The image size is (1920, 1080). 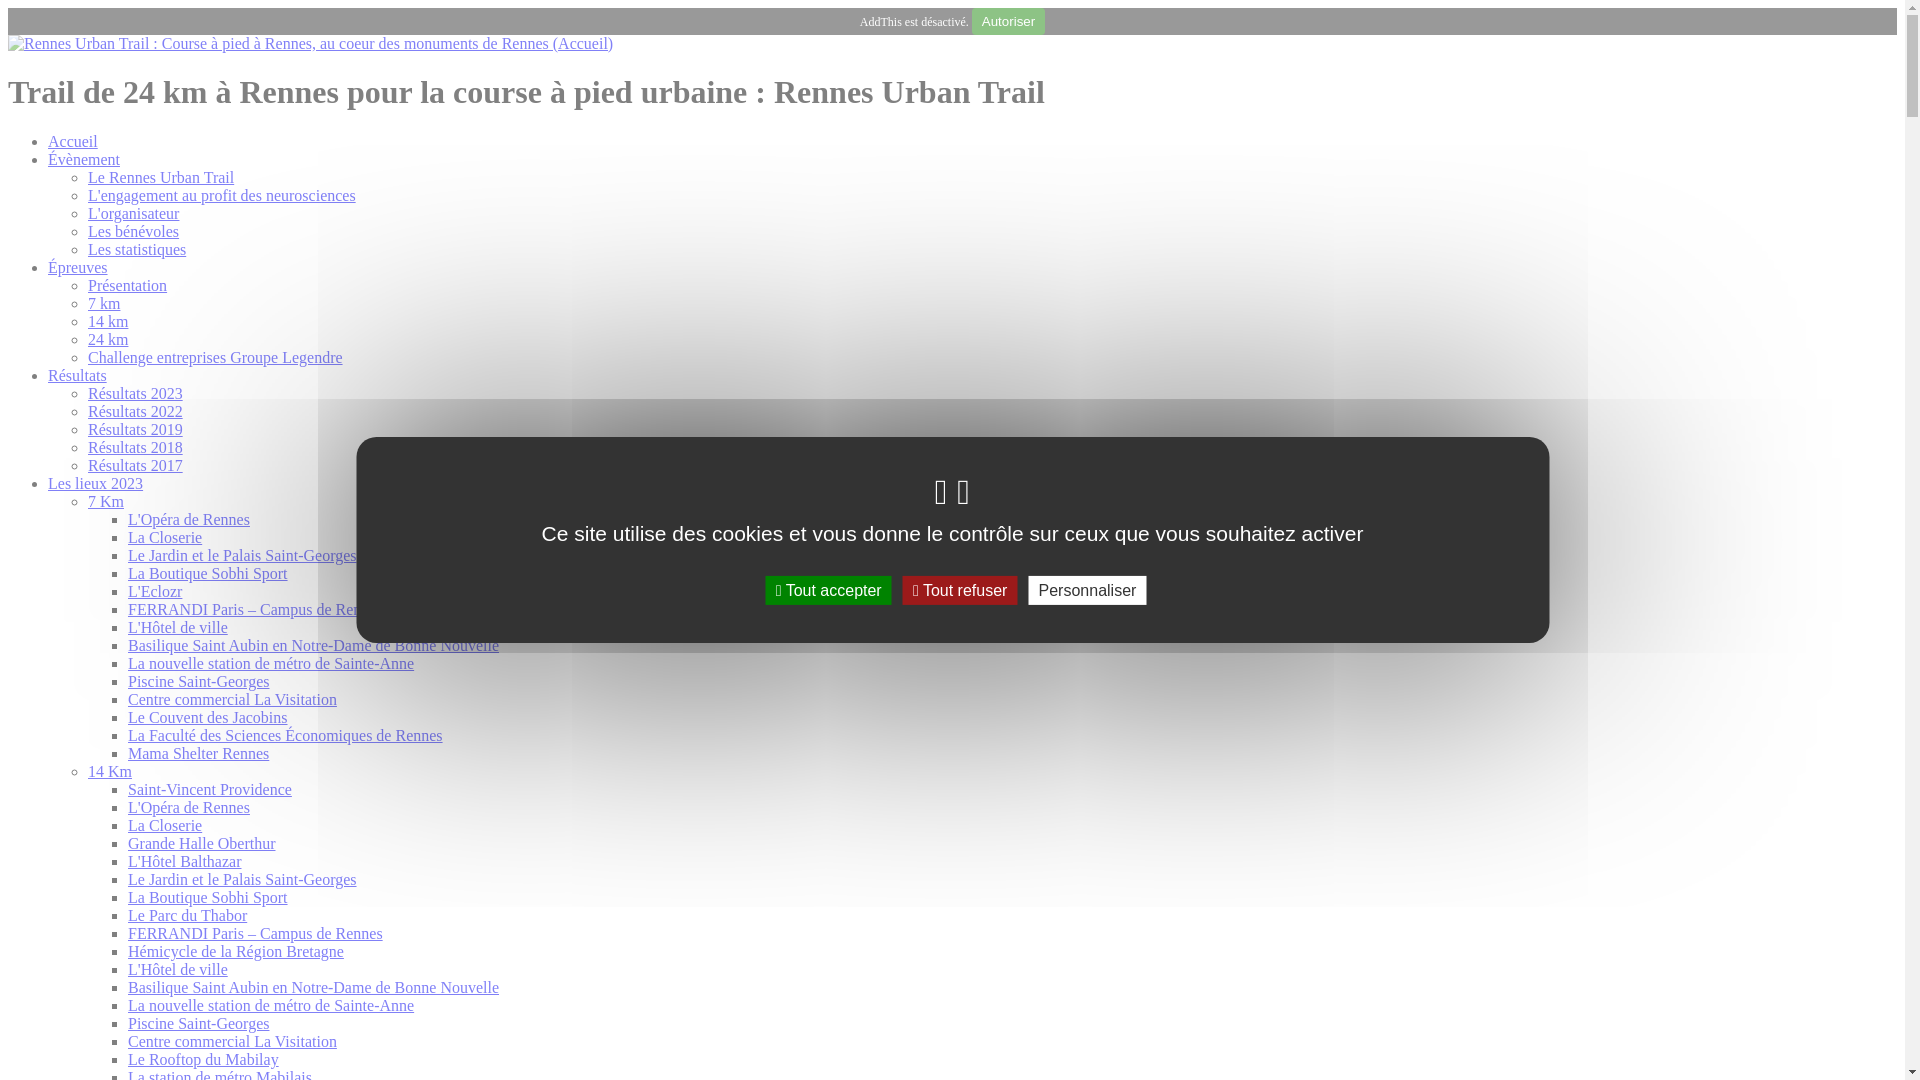 I want to click on 'Tout accepter', so click(x=829, y=589).